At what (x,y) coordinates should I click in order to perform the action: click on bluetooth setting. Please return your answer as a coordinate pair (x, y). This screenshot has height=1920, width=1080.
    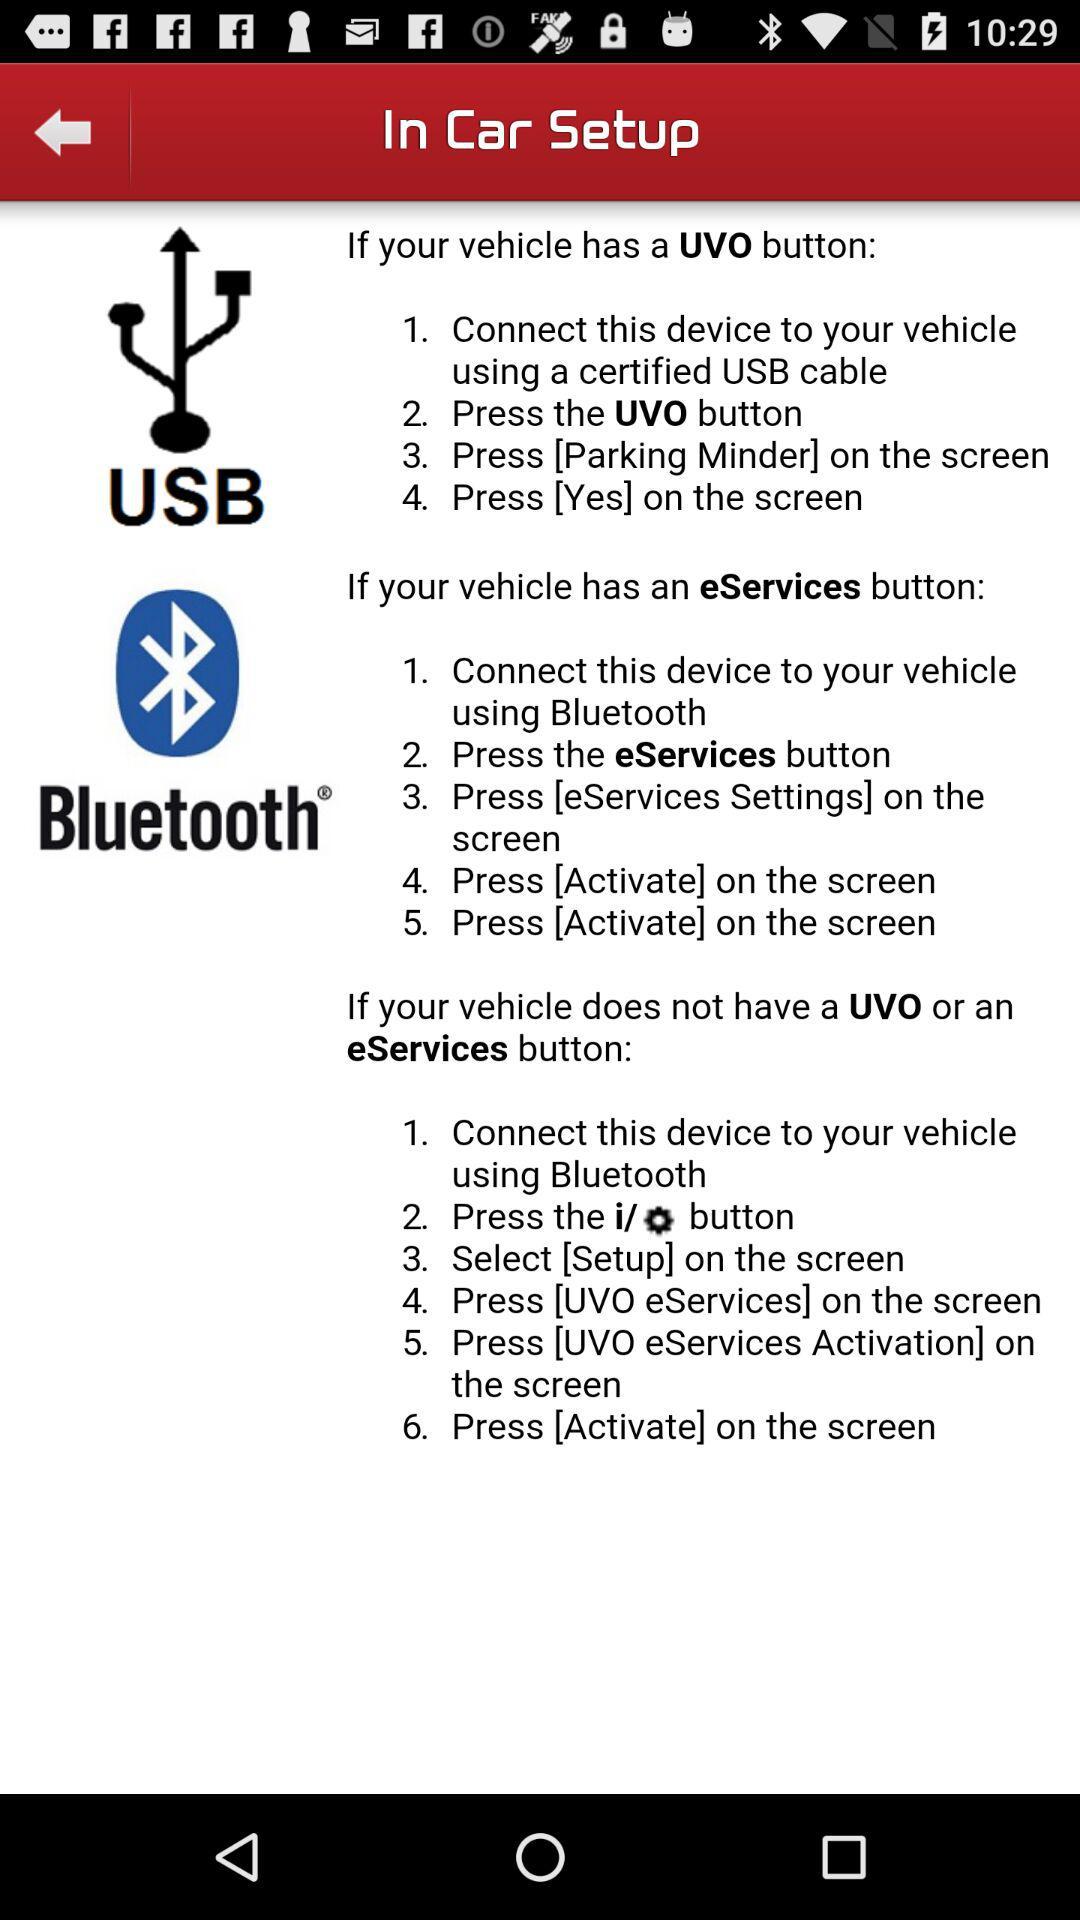
    Looking at the image, I should click on (540, 997).